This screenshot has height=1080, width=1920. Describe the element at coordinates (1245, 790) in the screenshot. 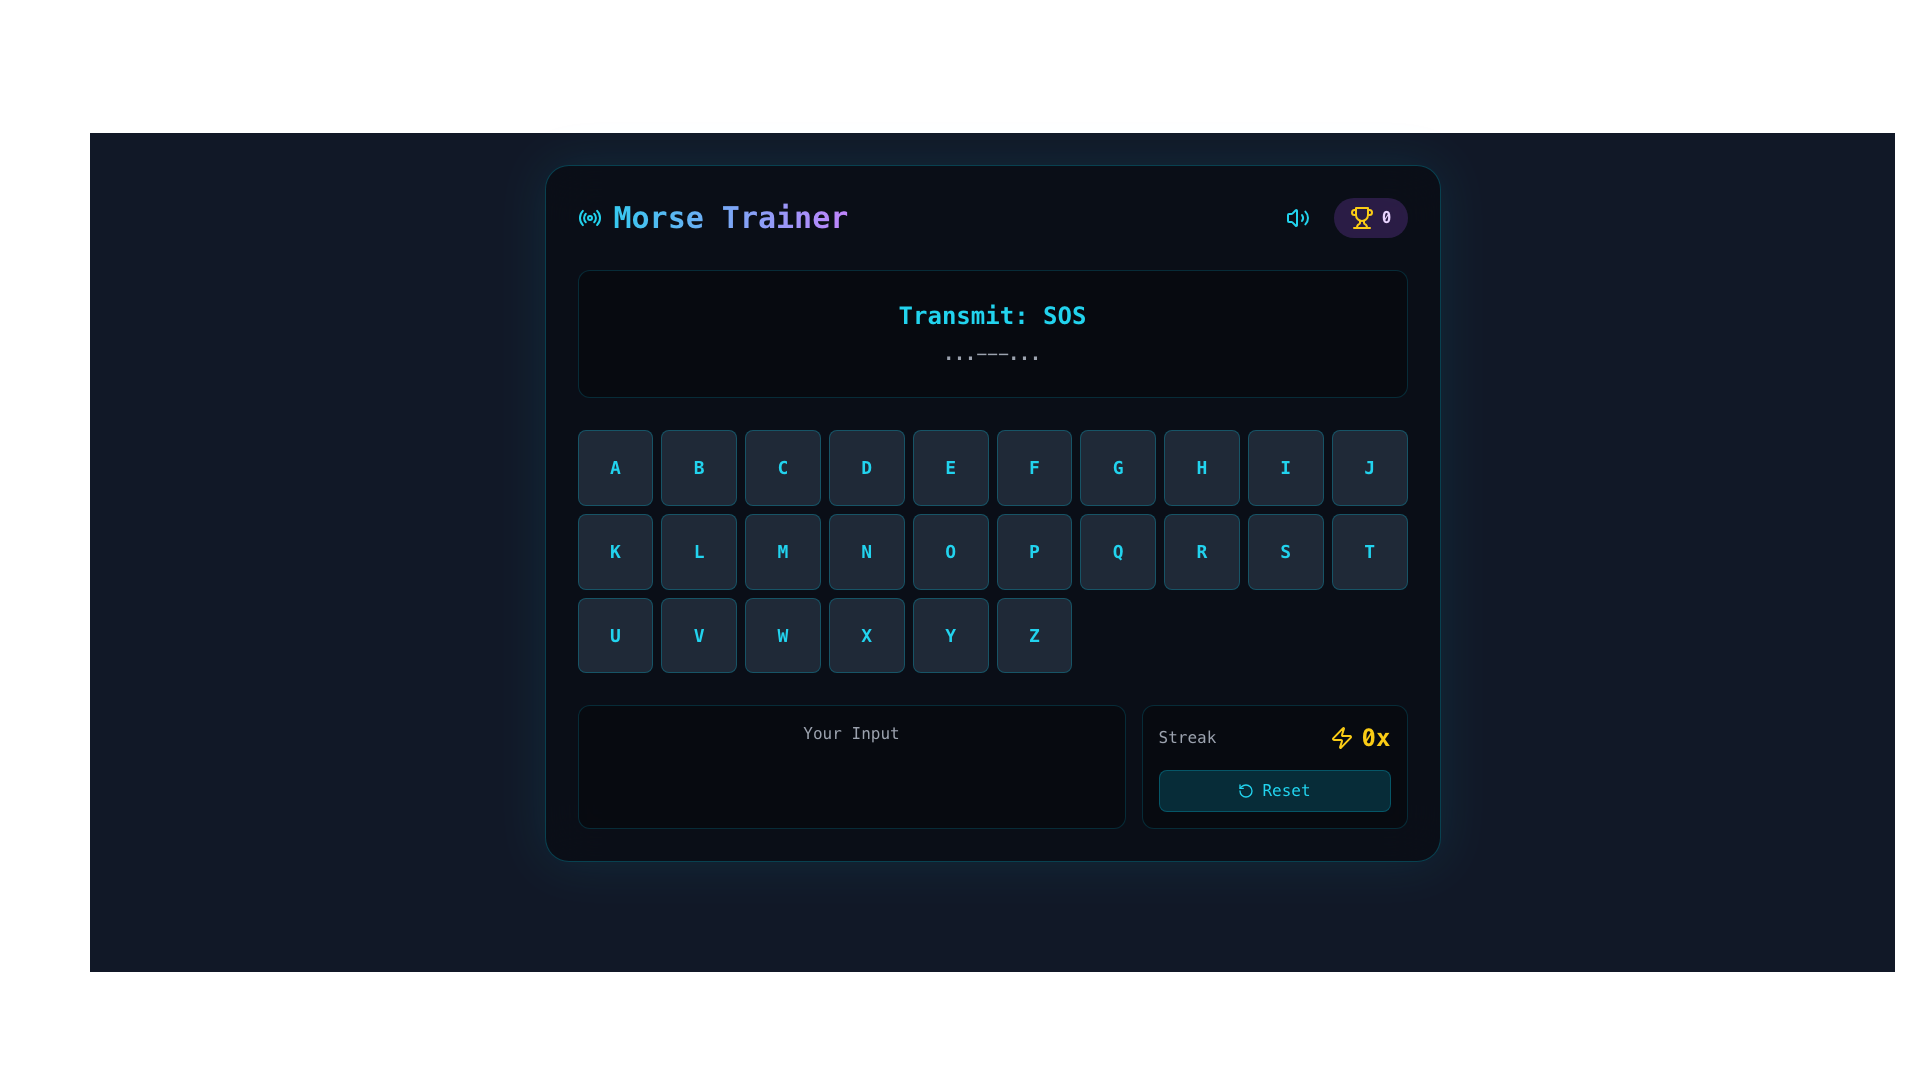

I see `the 'Reset' button which contains a circular arrow symbol pointing counterclockwise, located at the bottom right corner of the interface, next to a streak count display` at that location.